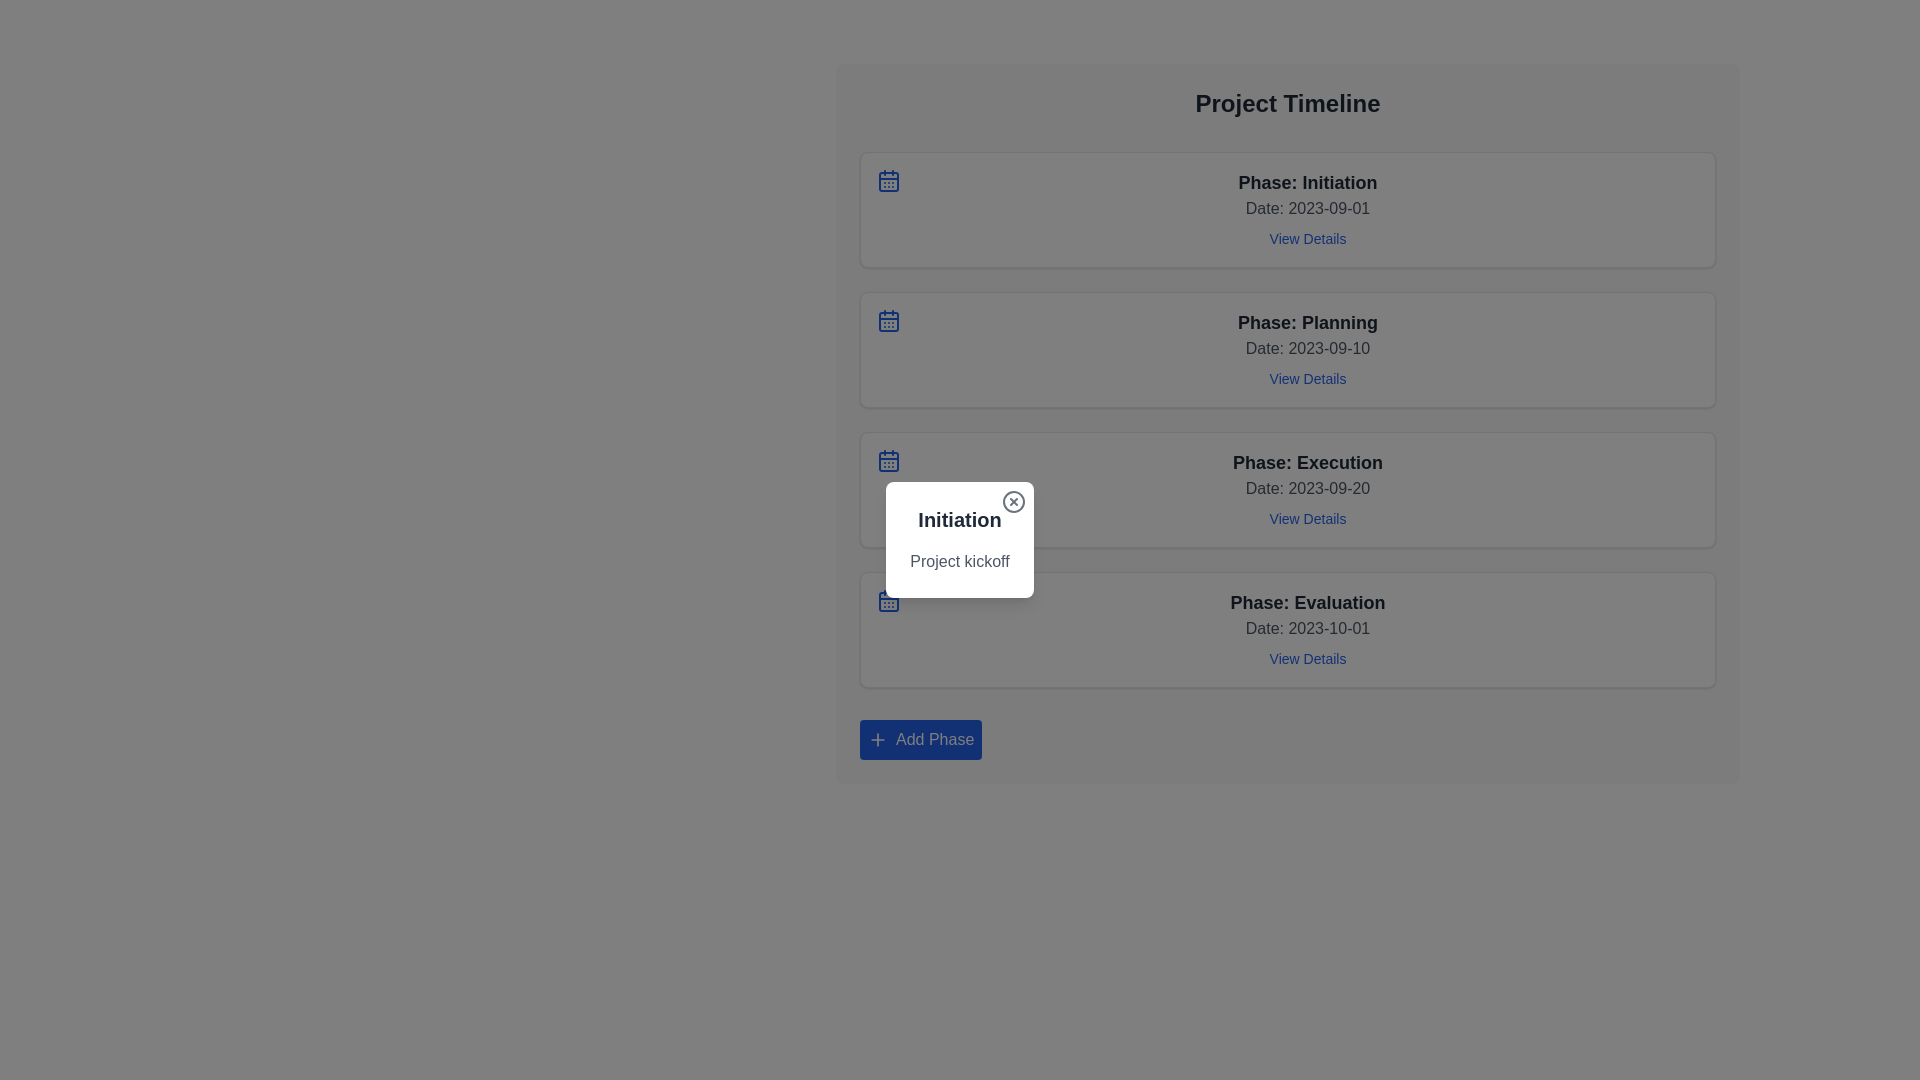 The image size is (1920, 1080). What do you see at coordinates (887, 181) in the screenshot?
I see `the blue outline calendar icon located at the top-left corner of the 'Phase: Initiation' card` at bounding box center [887, 181].